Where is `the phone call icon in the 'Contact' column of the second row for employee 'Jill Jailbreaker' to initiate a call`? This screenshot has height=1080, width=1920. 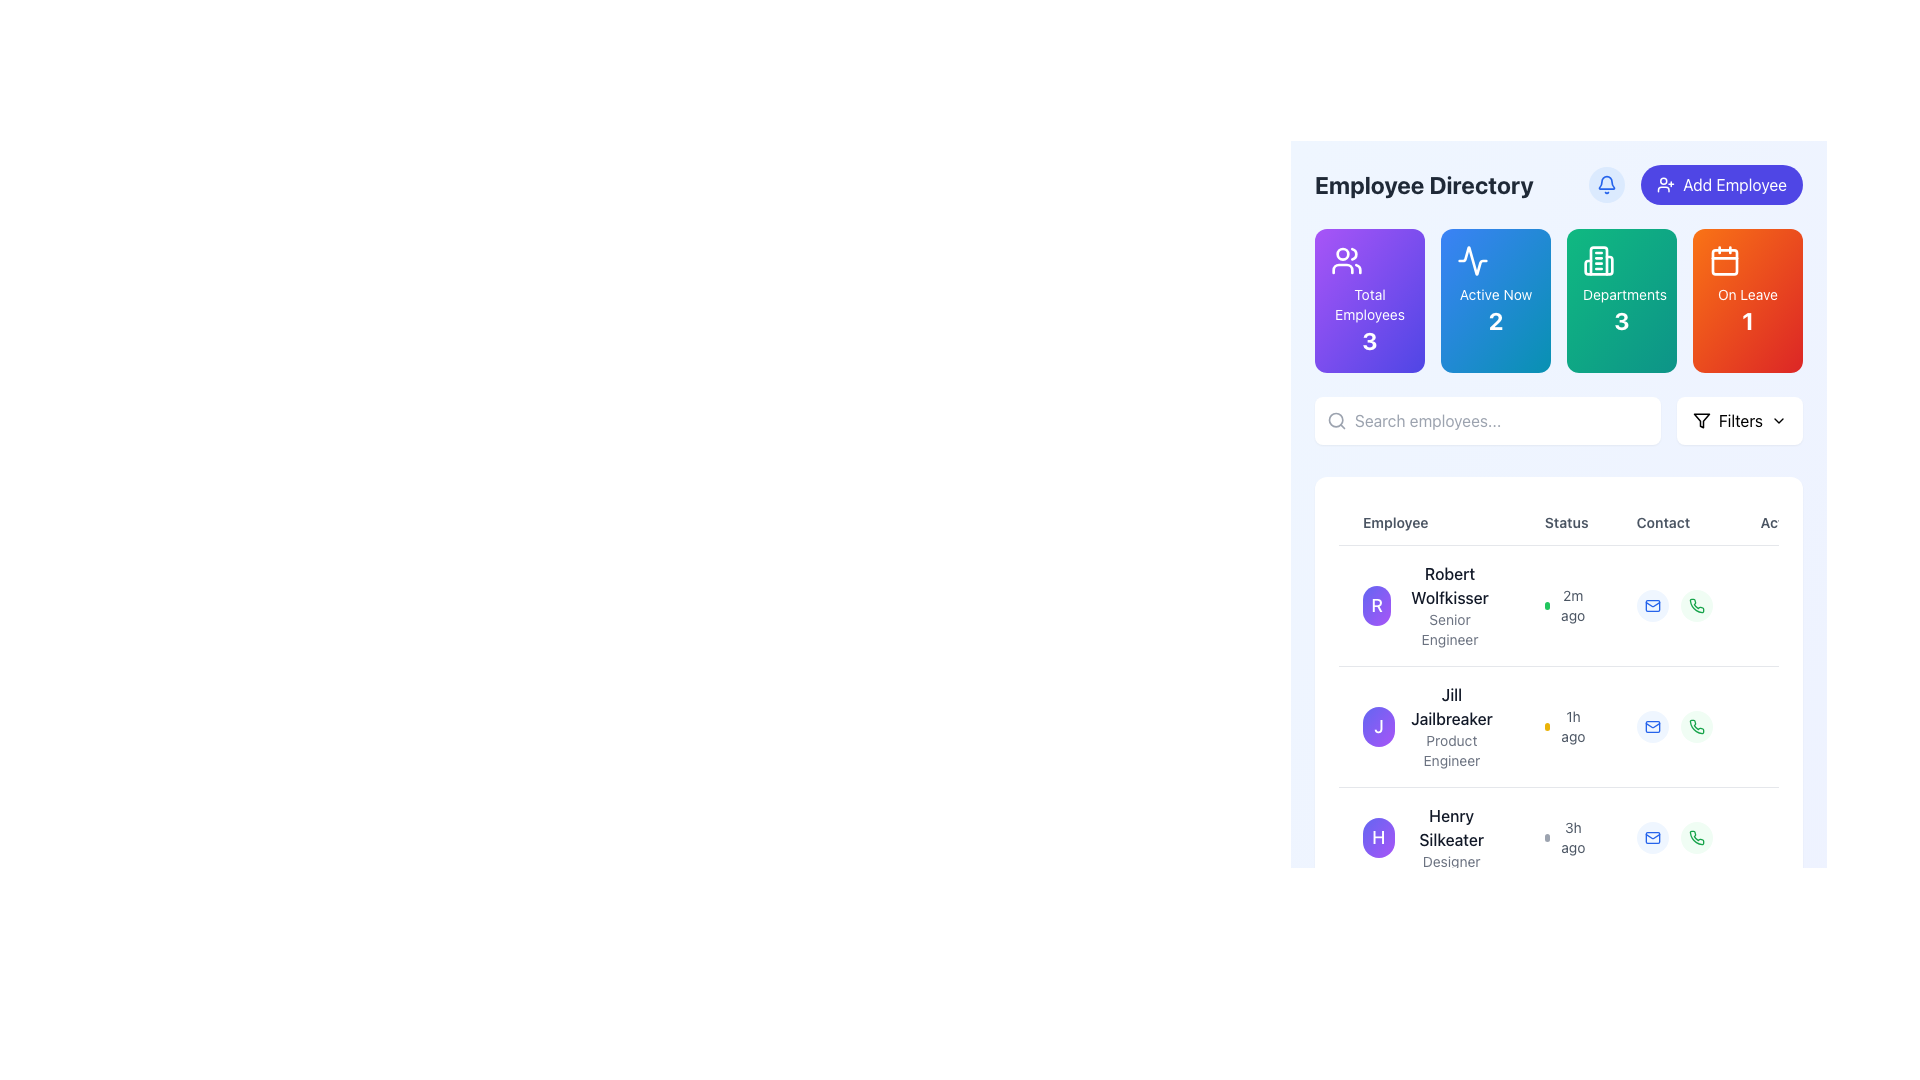 the phone call icon in the 'Contact' column of the second row for employee 'Jill Jailbreaker' to initiate a call is located at coordinates (1695, 726).